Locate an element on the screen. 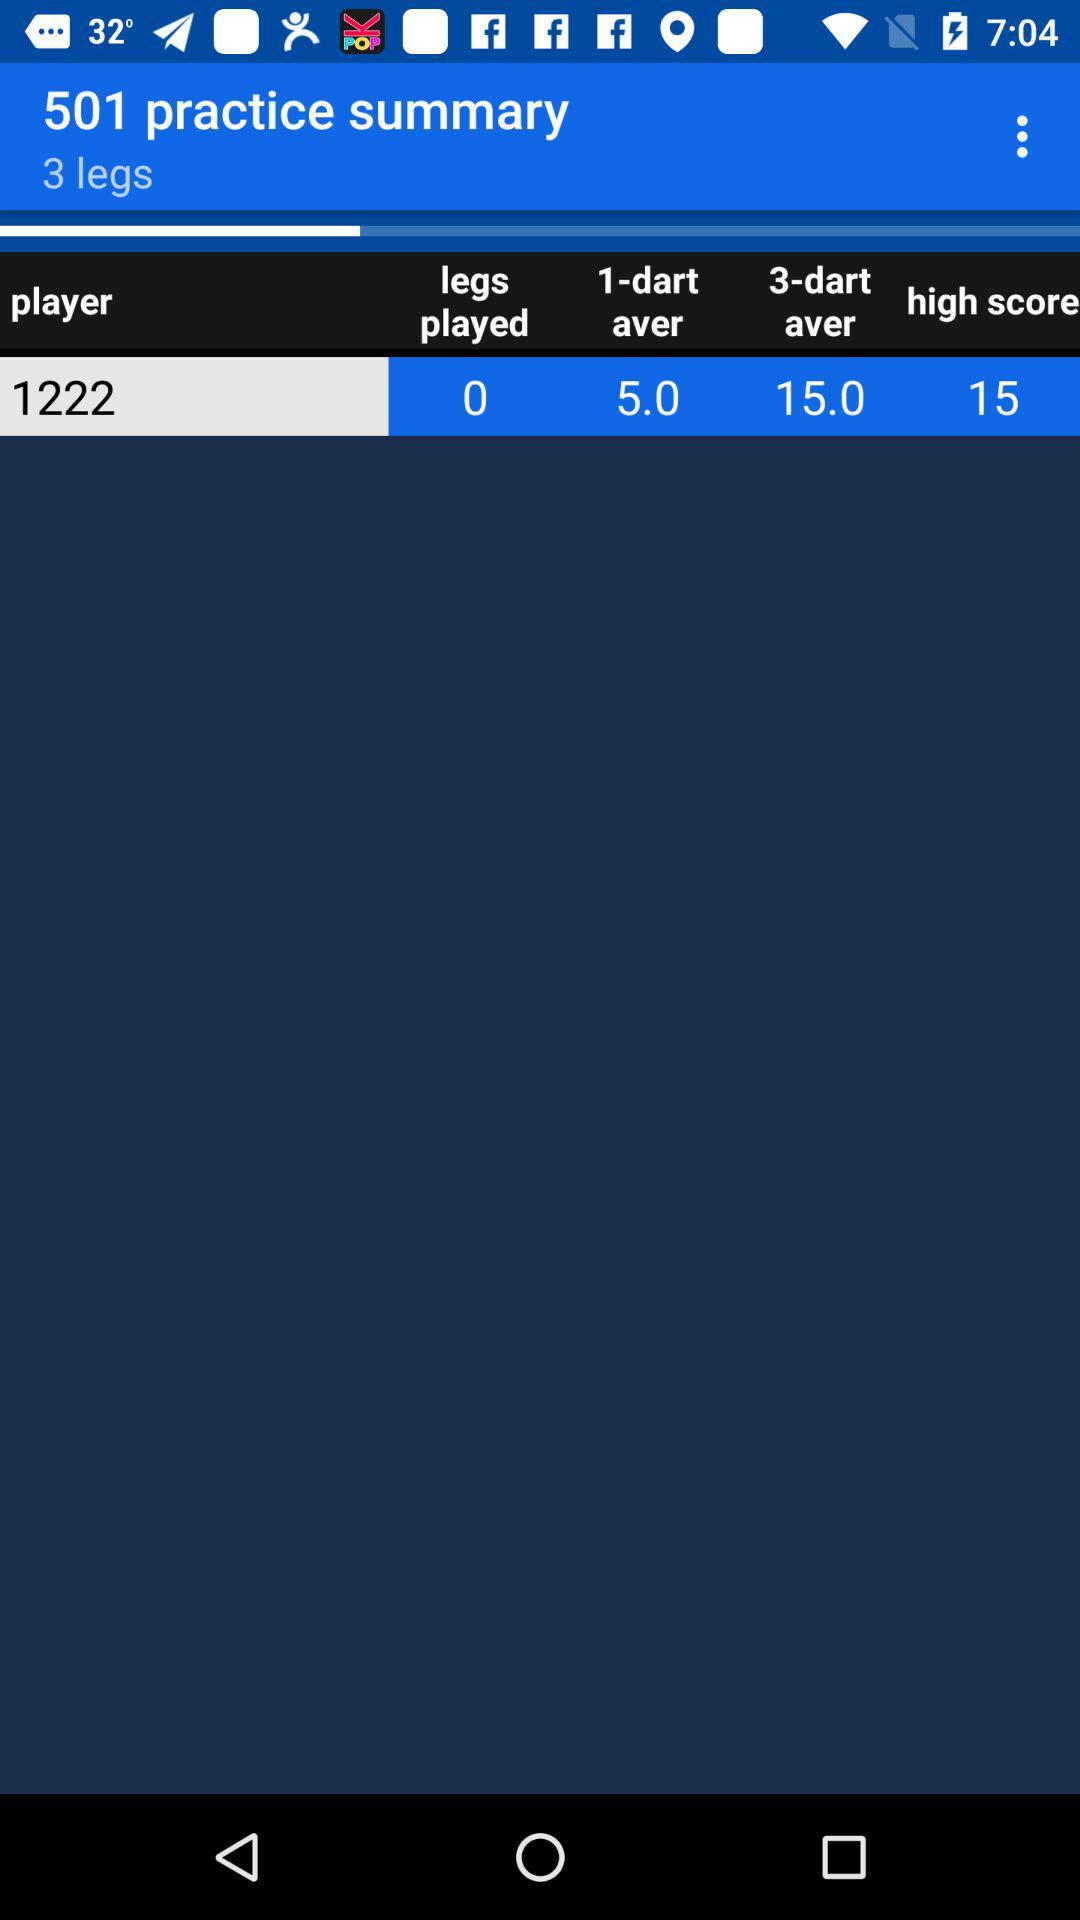  app to the right of 501 practice summary is located at coordinates (1027, 135).